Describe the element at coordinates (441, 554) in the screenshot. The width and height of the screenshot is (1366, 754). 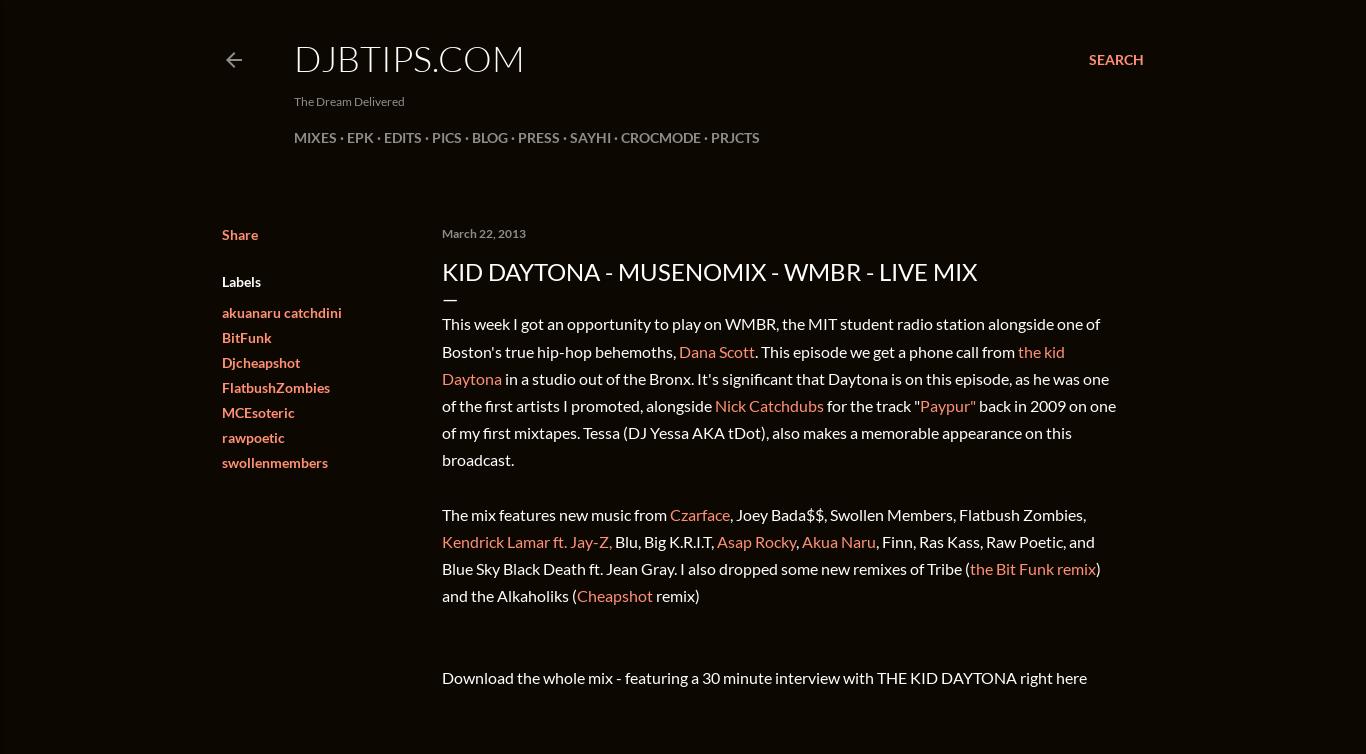
I see `', Finn, Ras Kass, Raw Poetic, and Blue Sky Black Death ft. Jean Gray. I also dropped some new remixes of Tribe ('` at that location.